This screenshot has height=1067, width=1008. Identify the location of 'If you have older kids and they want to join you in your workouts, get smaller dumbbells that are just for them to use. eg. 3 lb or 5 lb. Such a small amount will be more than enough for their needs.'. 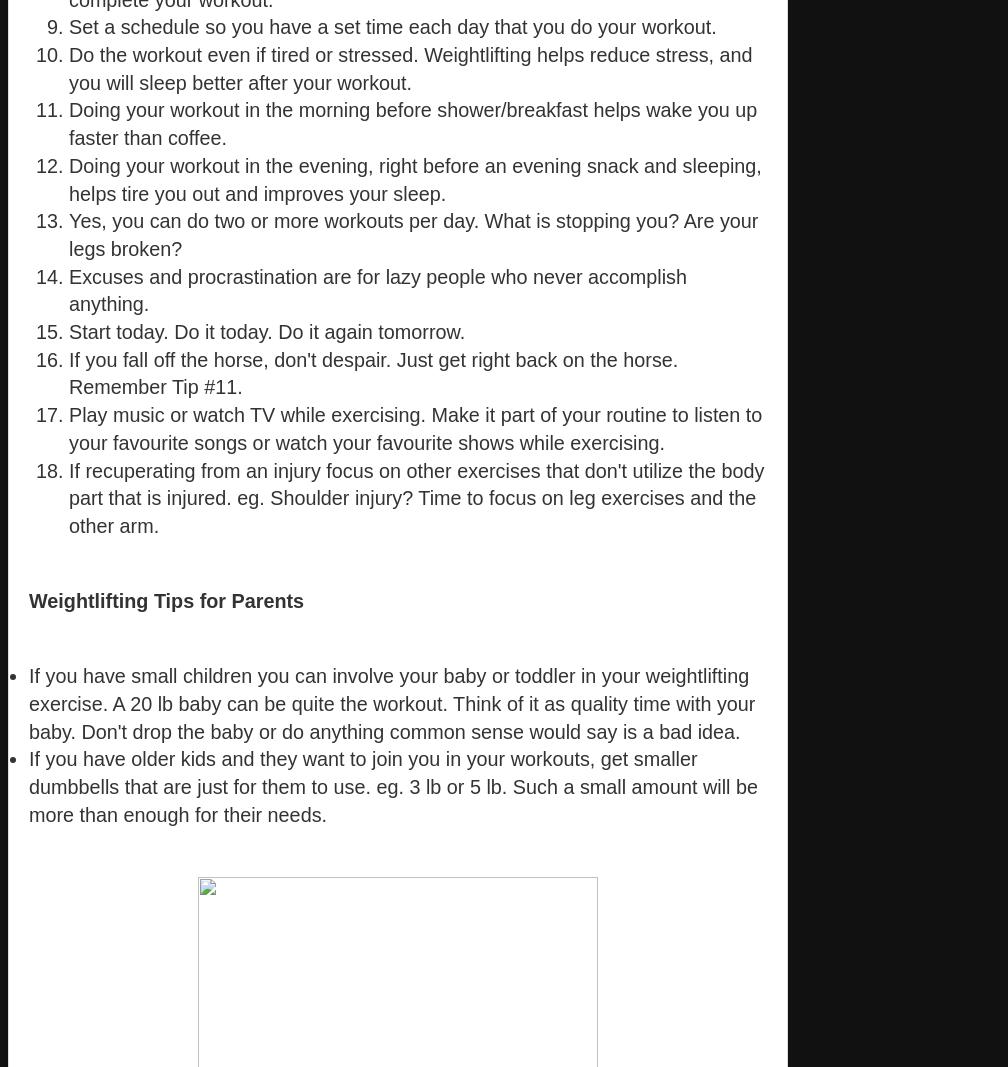
(29, 785).